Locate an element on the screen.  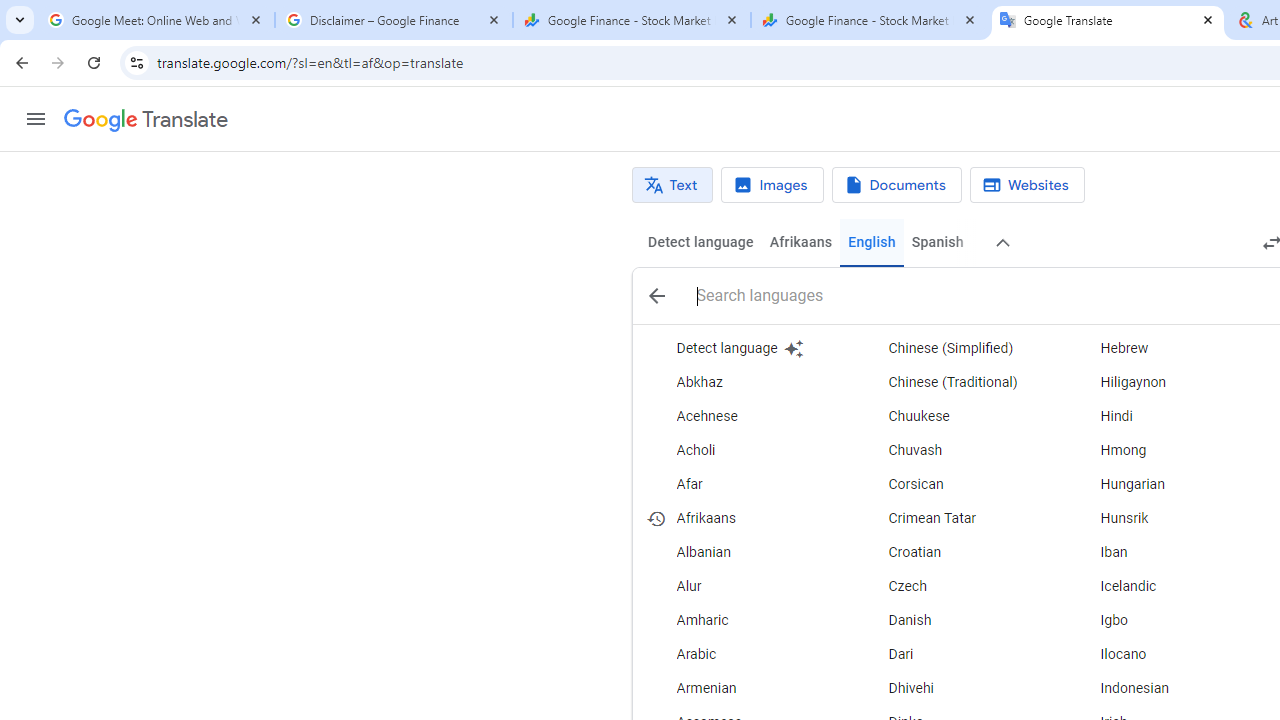
'Hiligaynon' is located at coordinates (1169, 383).